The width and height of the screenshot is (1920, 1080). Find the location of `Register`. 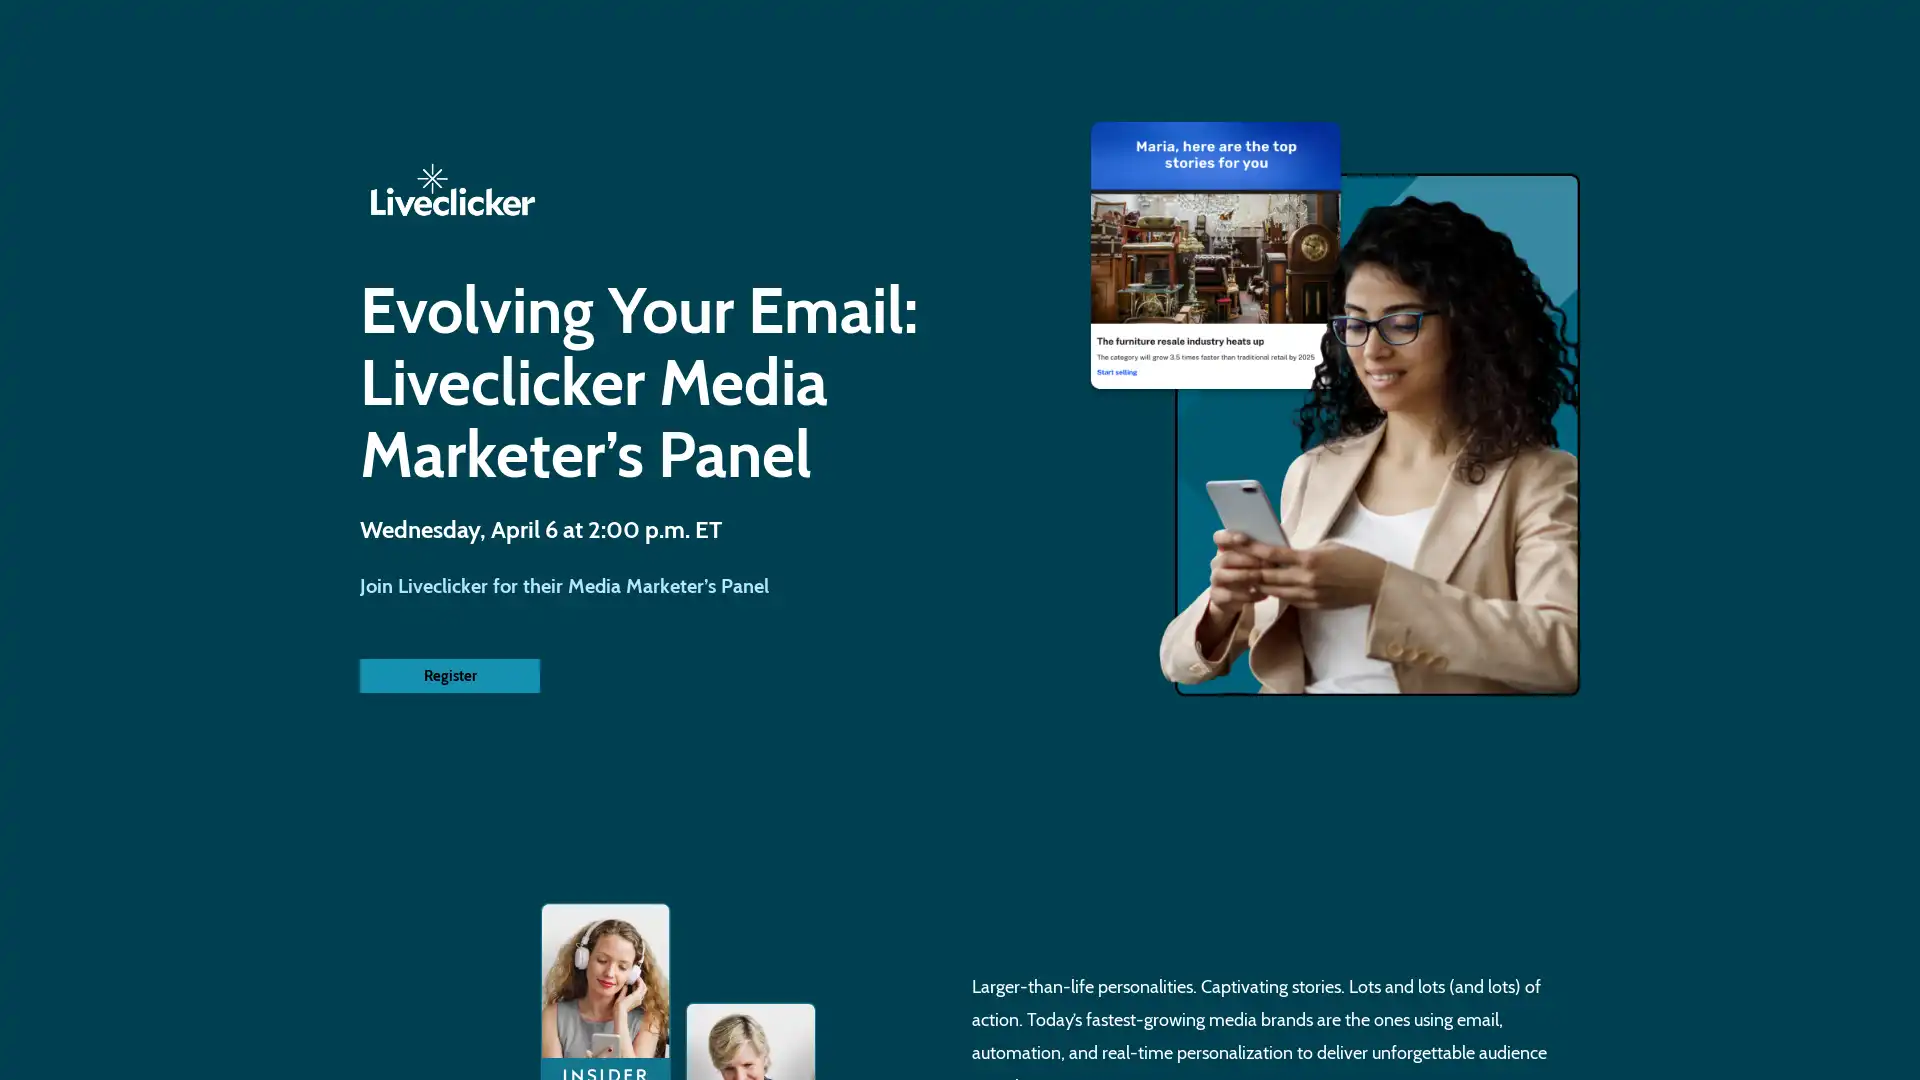

Register is located at coordinates (449, 675).